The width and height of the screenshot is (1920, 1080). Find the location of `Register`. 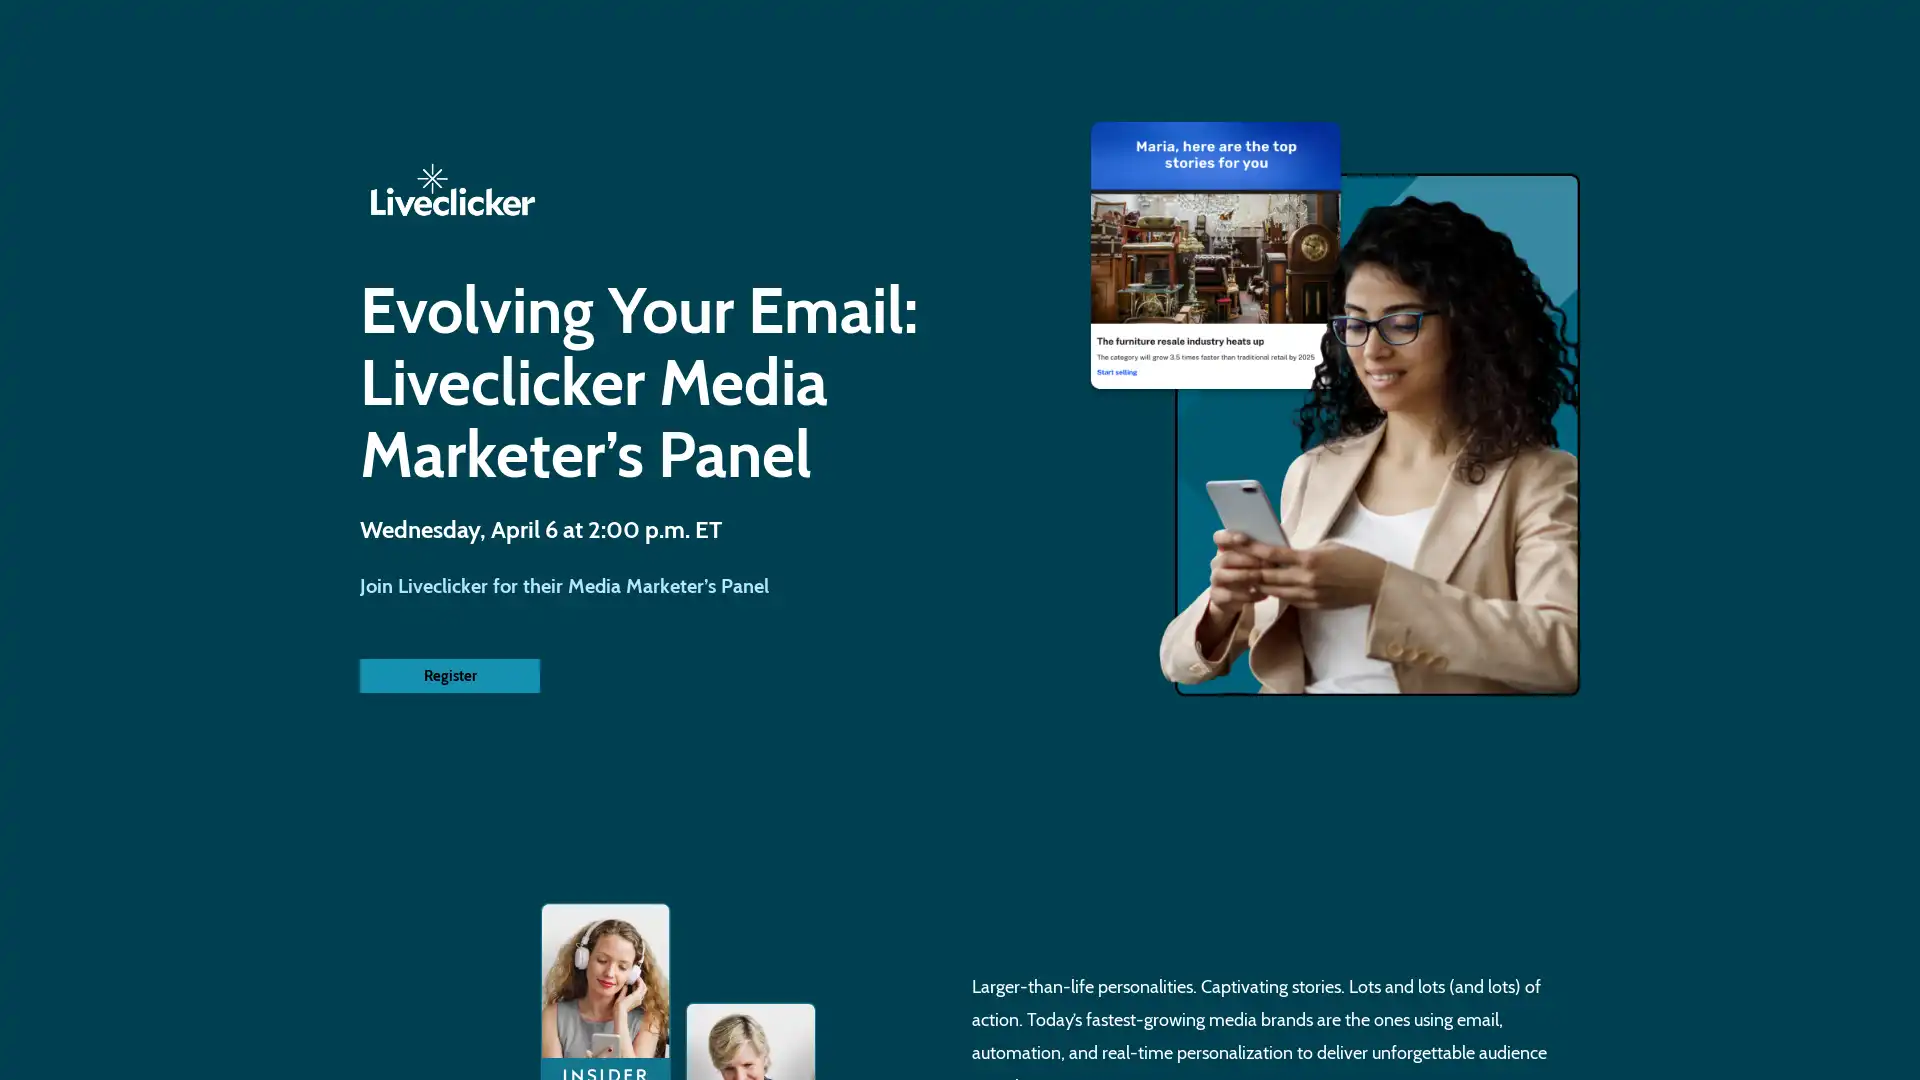

Register is located at coordinates (449, 675).